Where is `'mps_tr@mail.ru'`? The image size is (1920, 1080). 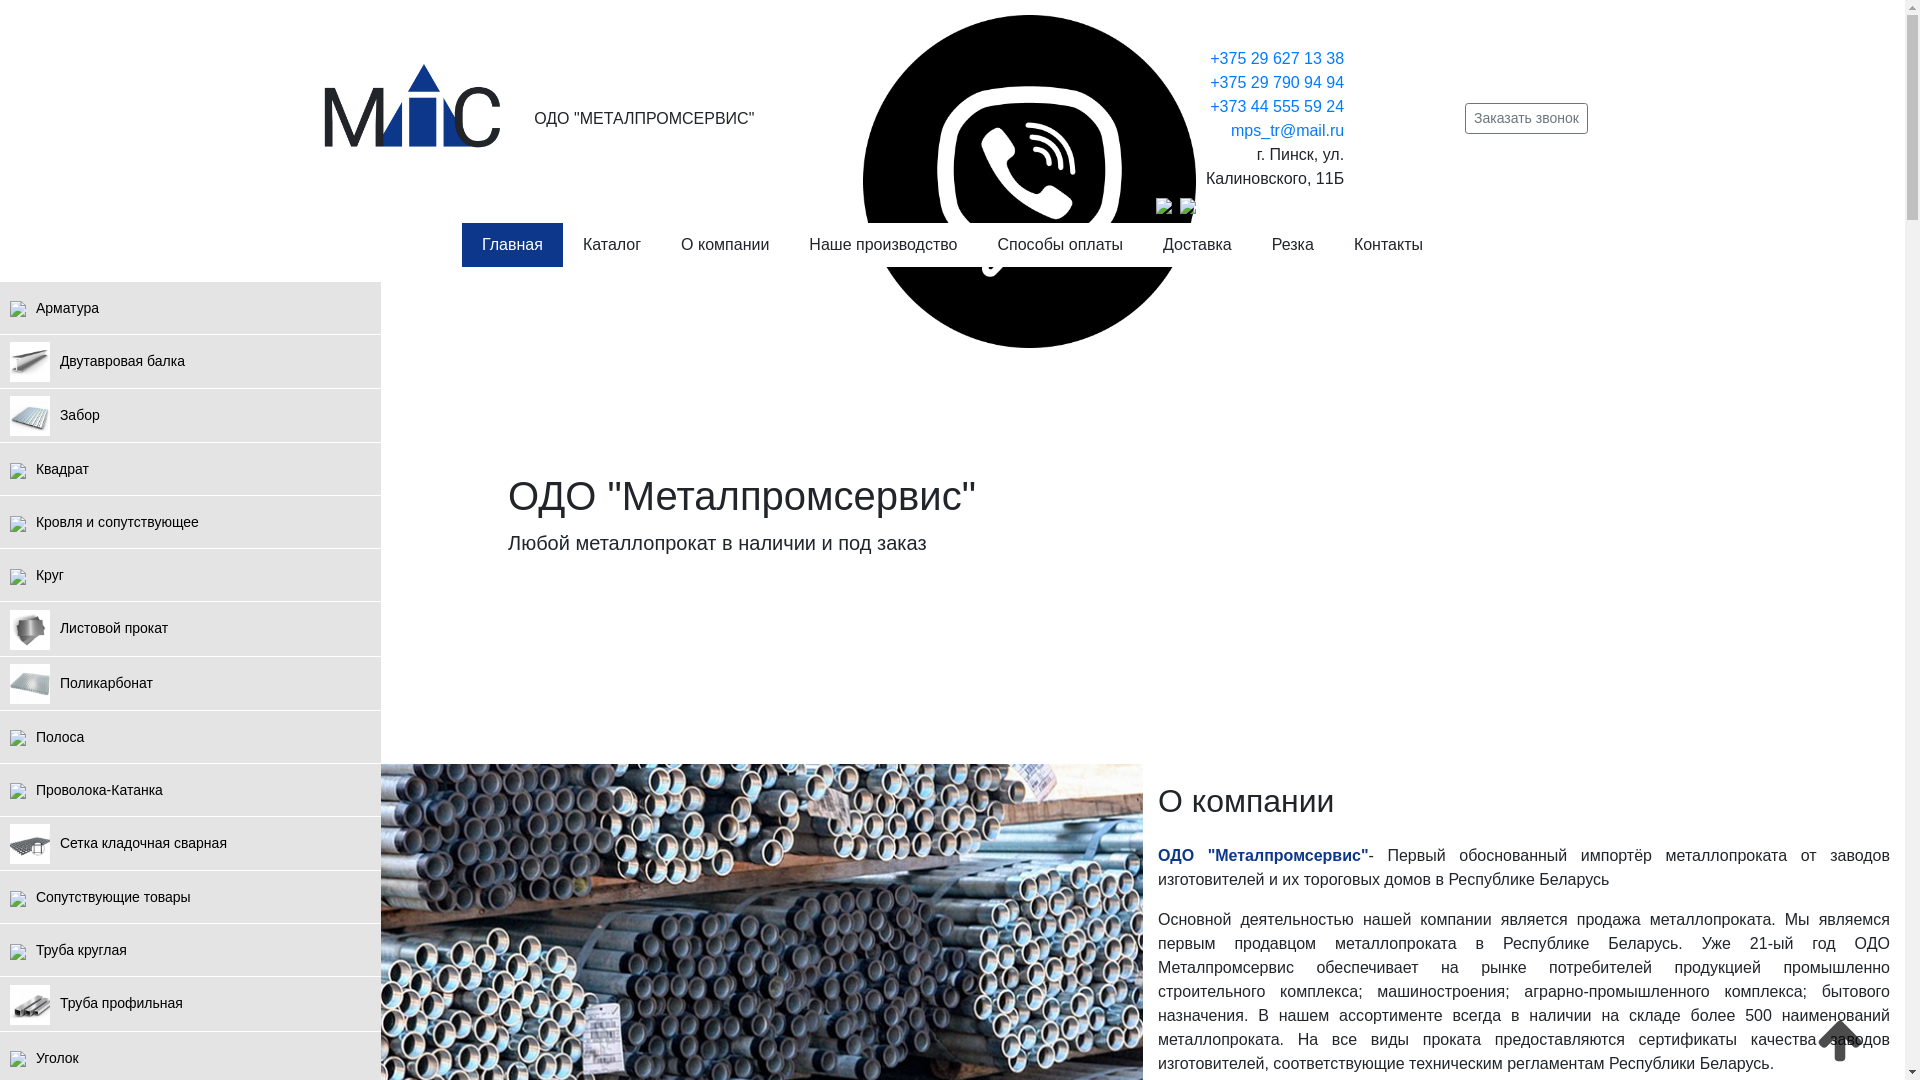 'mps_tr@mail.ru' is located at coordinates (1287, 130).